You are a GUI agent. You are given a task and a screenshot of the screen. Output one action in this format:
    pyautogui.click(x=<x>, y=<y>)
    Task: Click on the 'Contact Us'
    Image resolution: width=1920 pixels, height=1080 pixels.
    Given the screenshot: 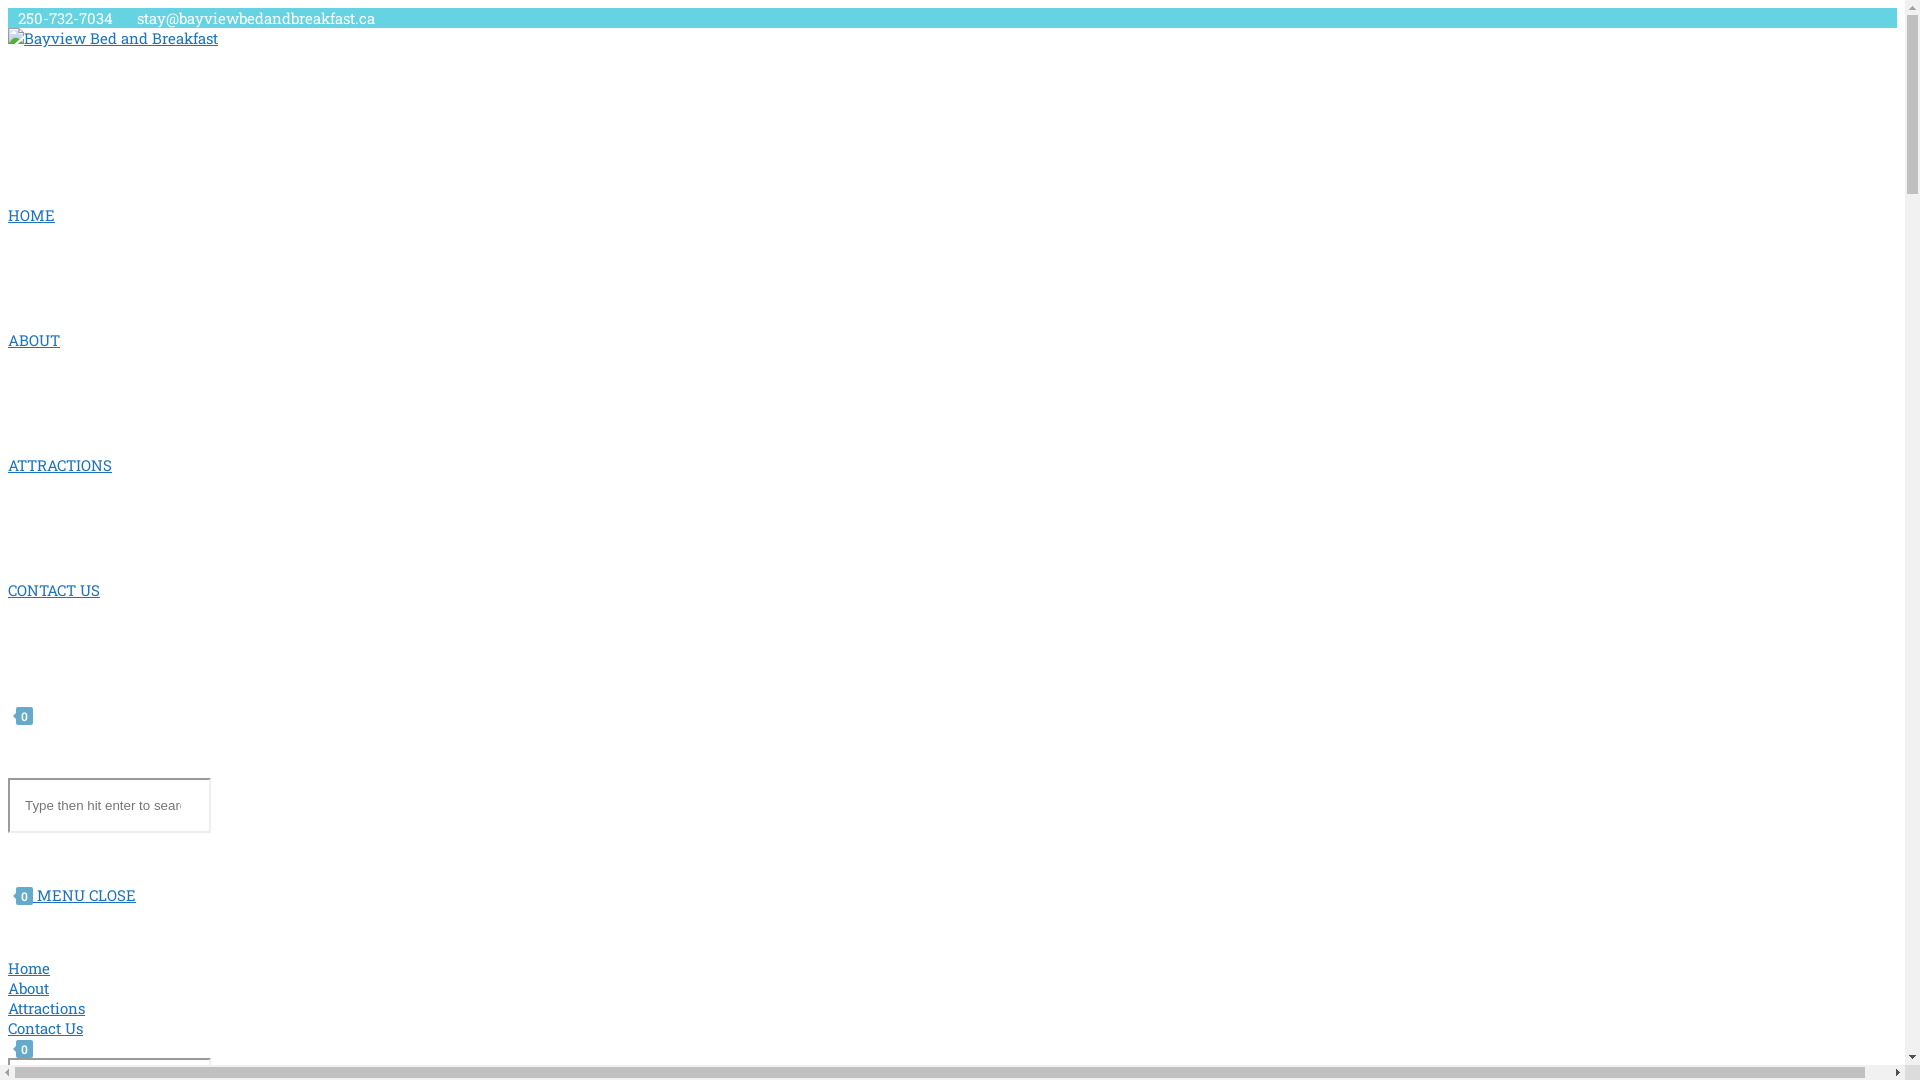 What is the action you would take?
    pyautogui.click(x=45, y=1028)
    